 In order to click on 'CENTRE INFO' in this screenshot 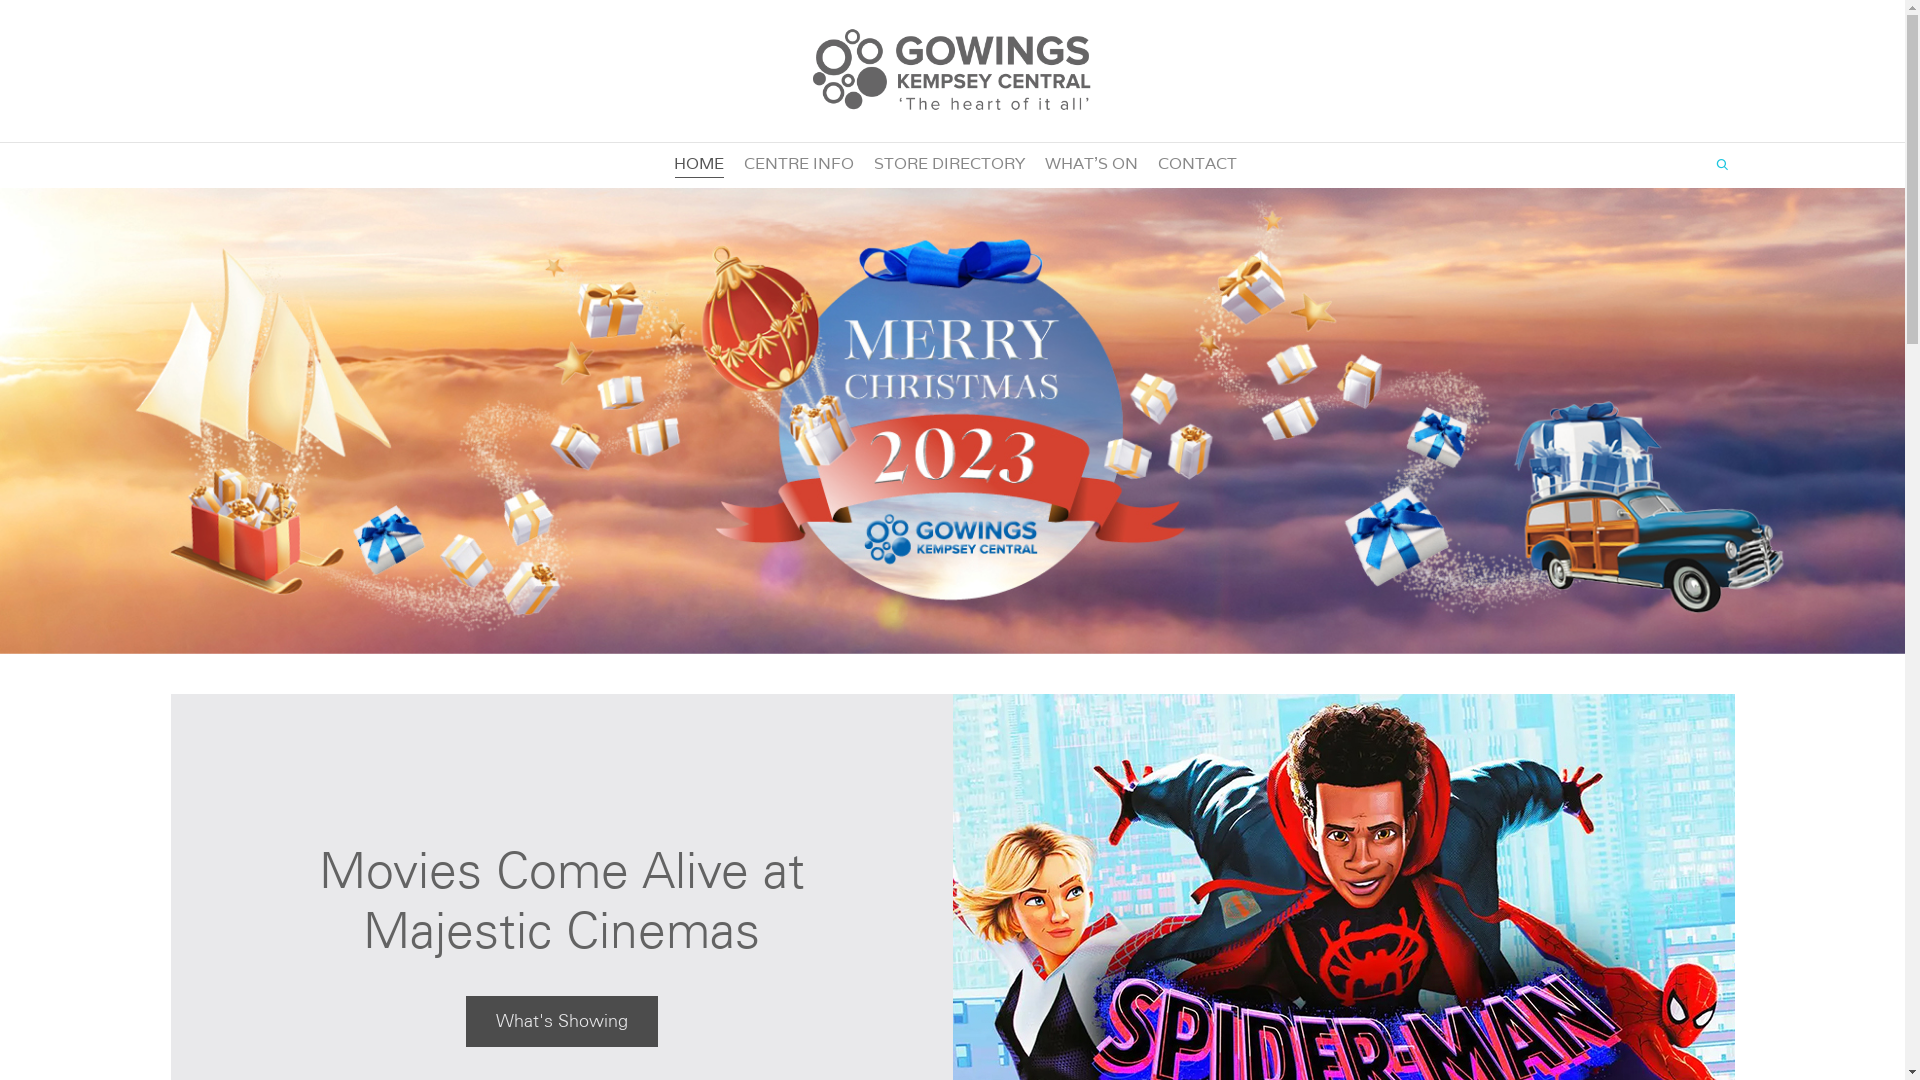, I will do `click(797, 163)`.